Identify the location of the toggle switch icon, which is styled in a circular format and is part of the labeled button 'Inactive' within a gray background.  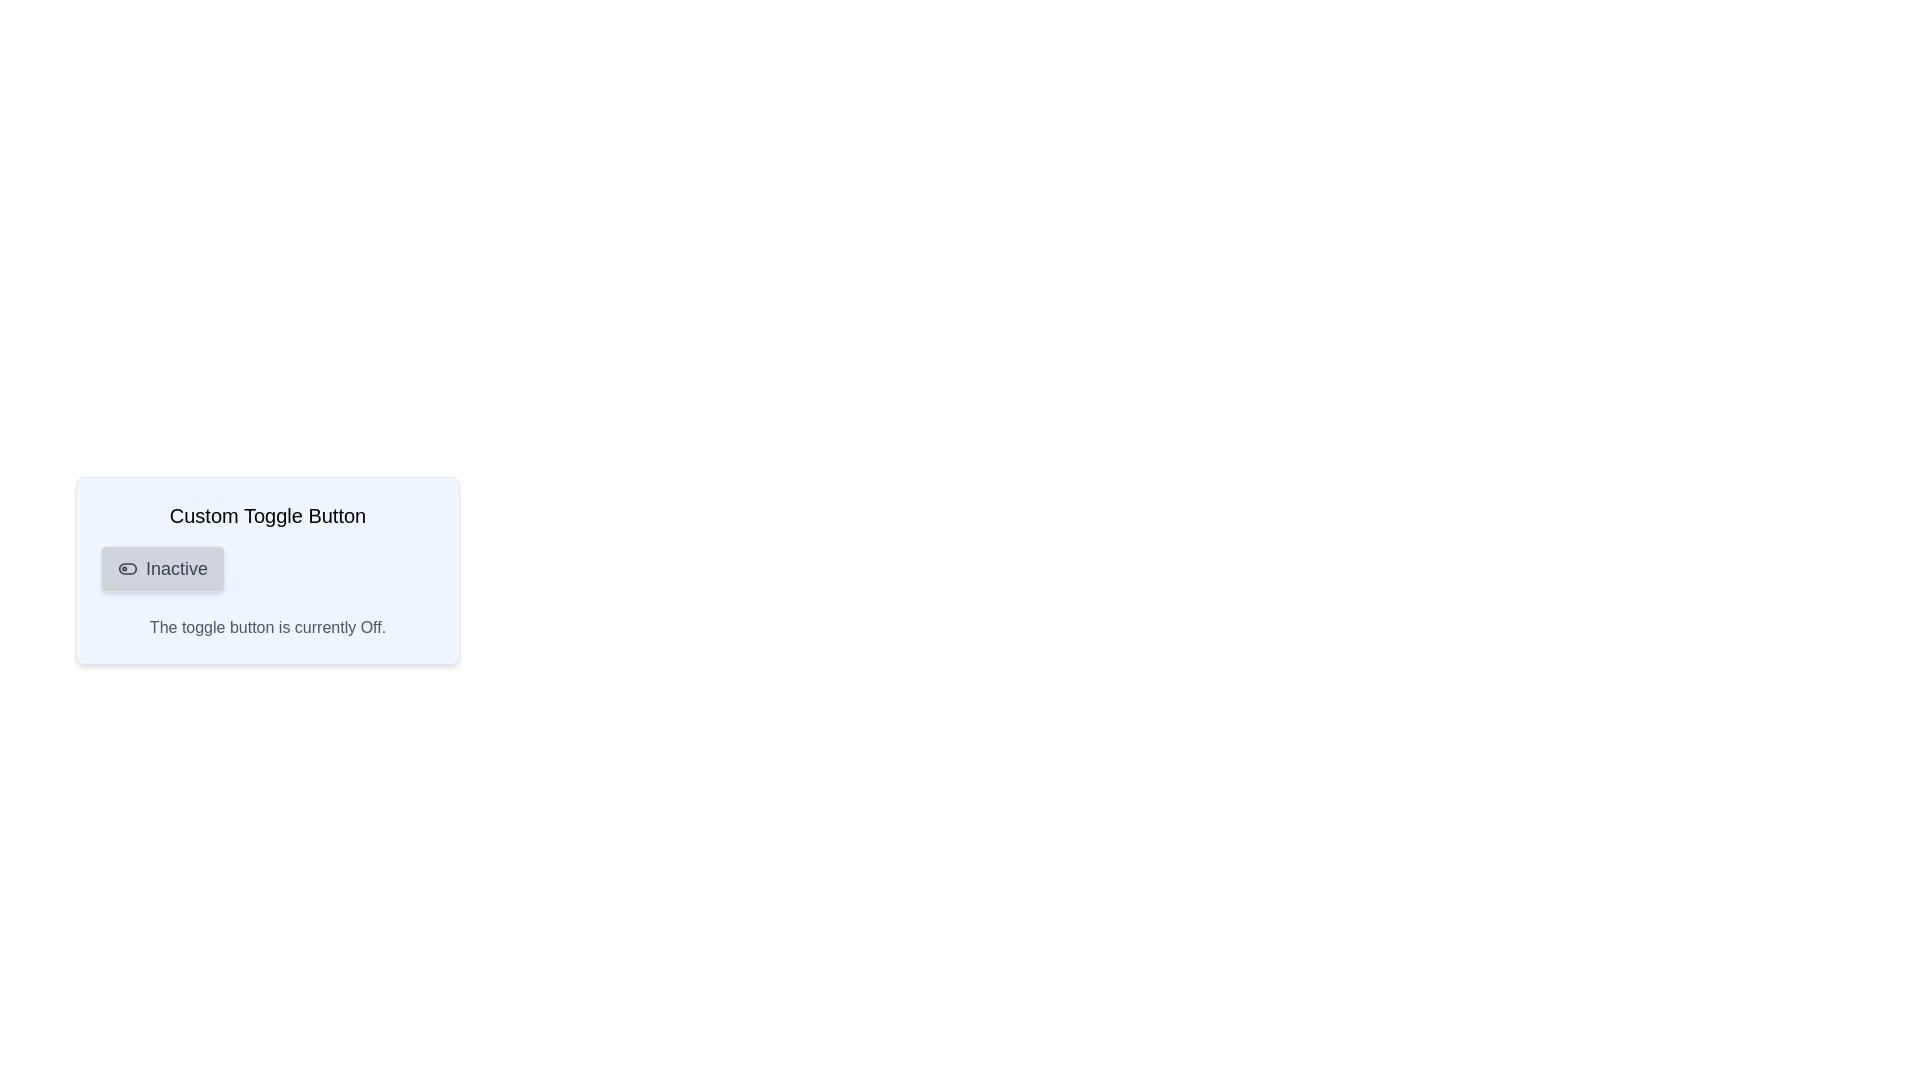
(127, 569).